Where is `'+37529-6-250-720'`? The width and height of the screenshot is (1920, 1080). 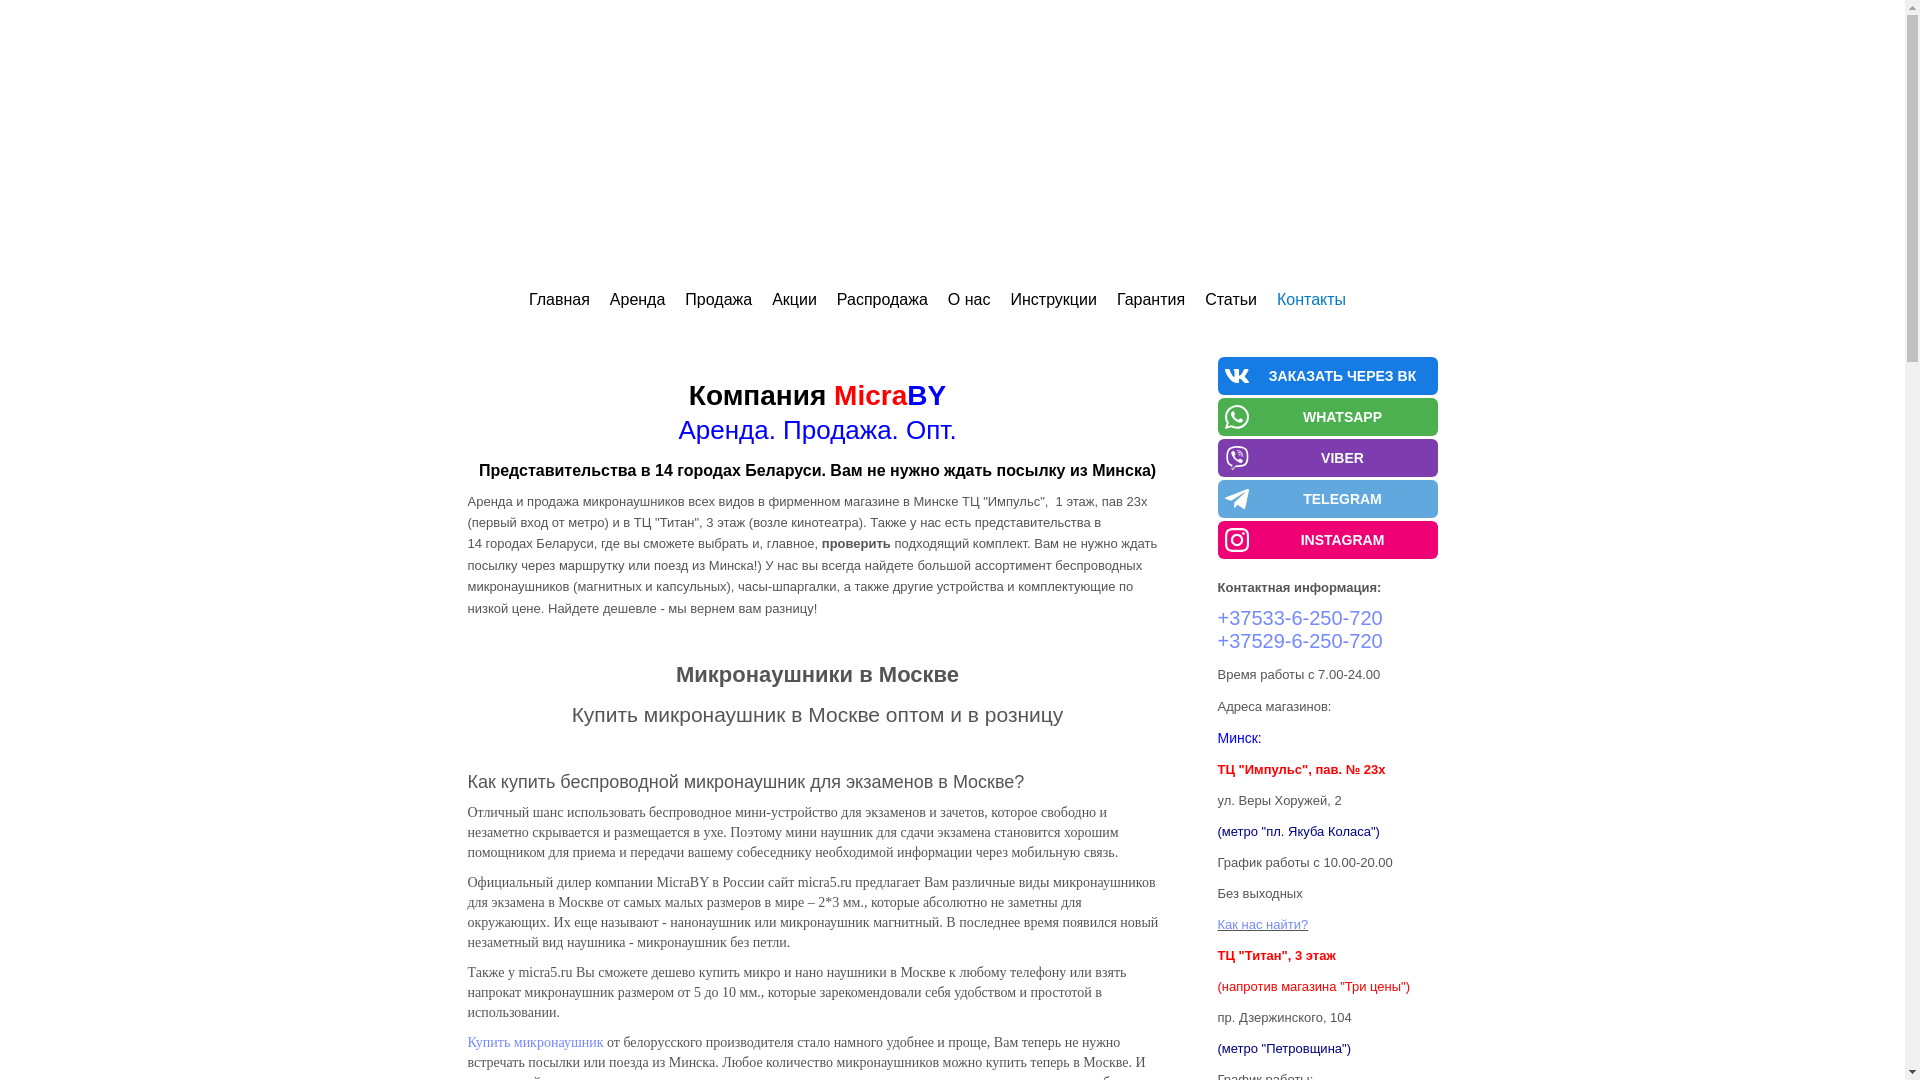
'+37529-6-250-720' is located at coordinates (1300, 640).